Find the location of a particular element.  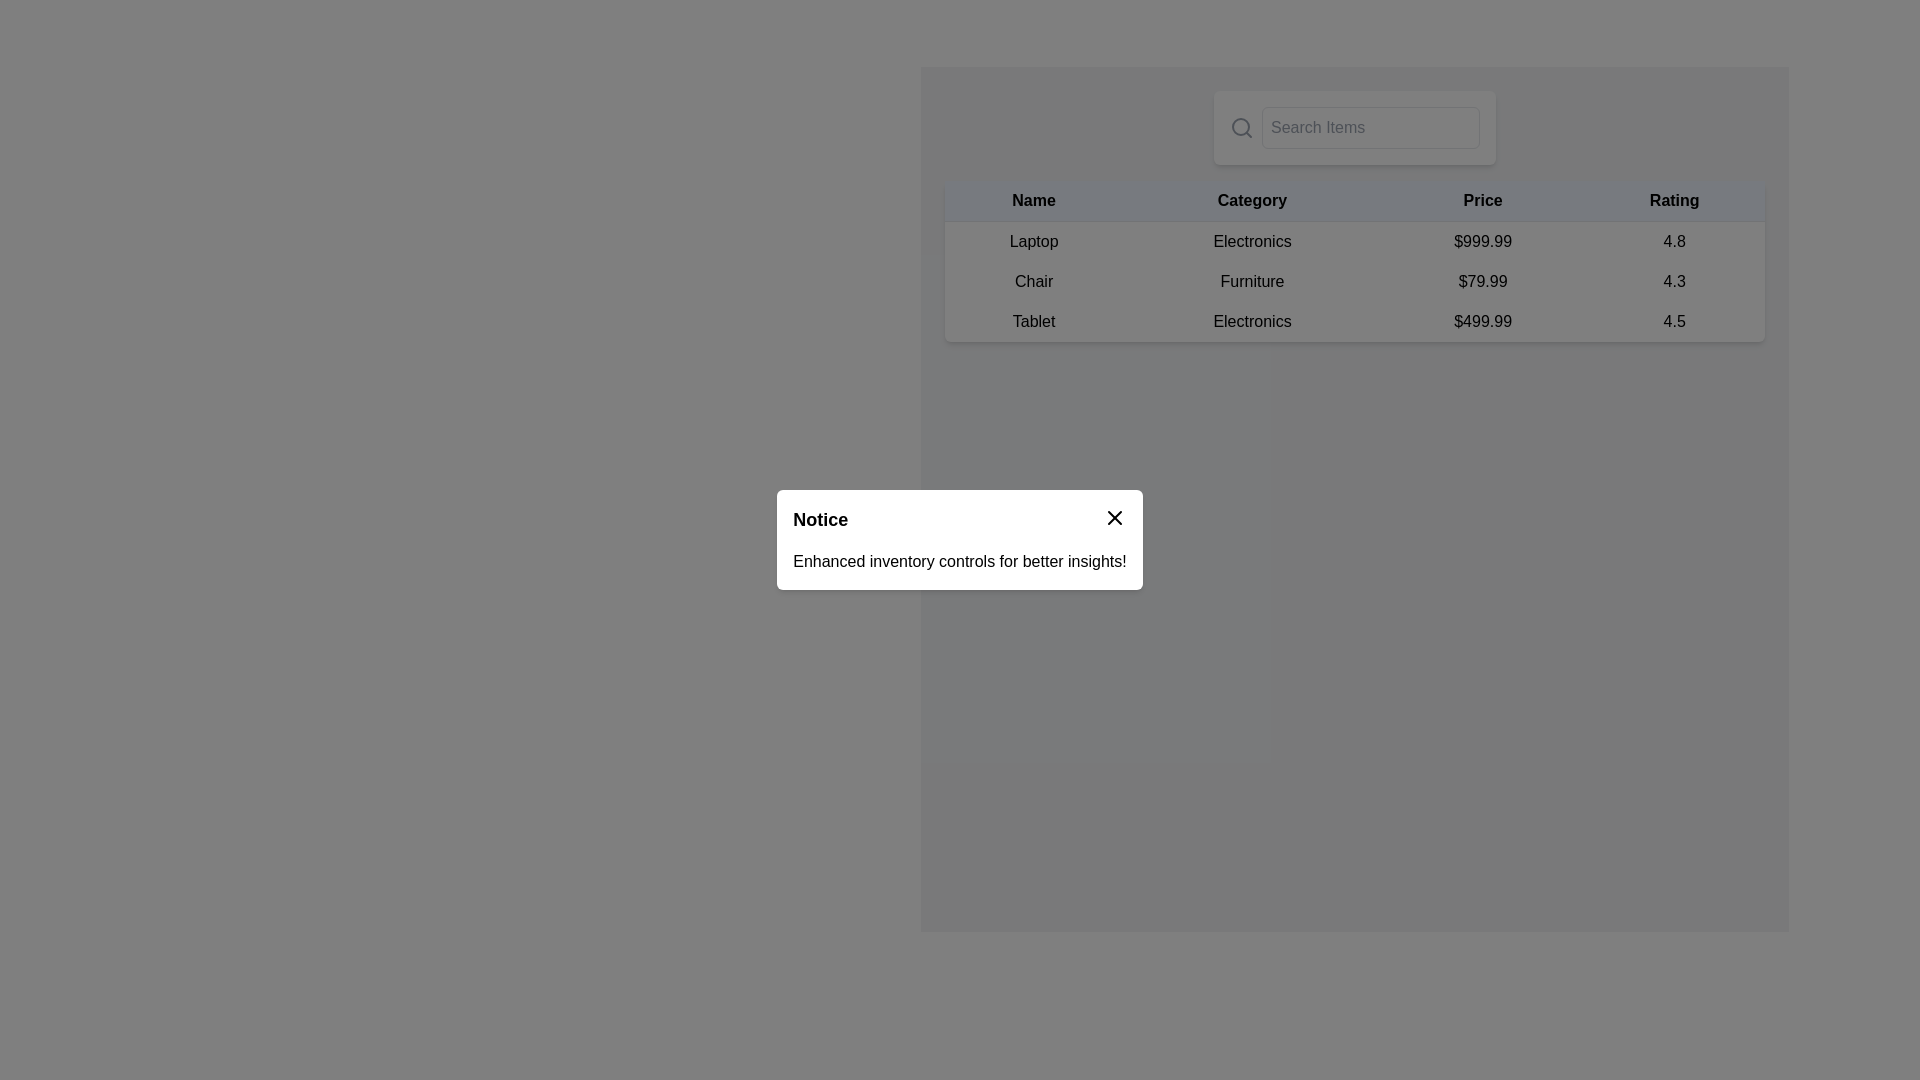

the Text label displaying the price of the Tablet in the Price column of the table, located next to 'Electronics' and '4.5' is located at coordinates (1483, 320).